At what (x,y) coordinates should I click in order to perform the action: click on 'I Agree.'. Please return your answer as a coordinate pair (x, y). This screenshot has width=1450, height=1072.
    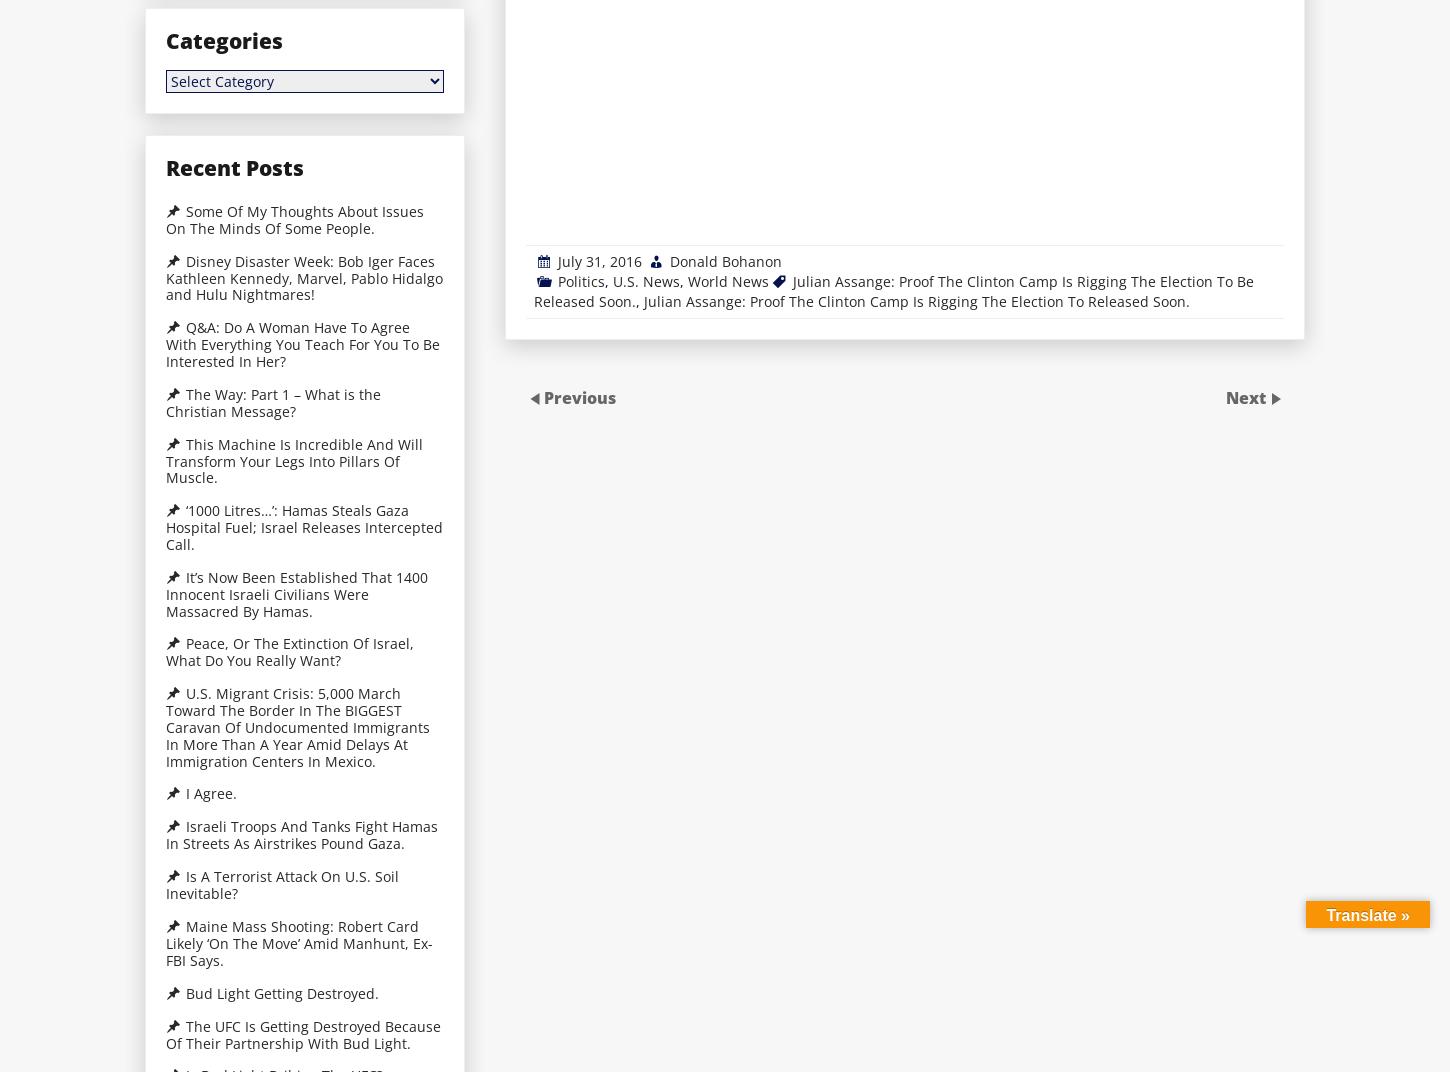
    Looking at the image, I should click on (210, 793).